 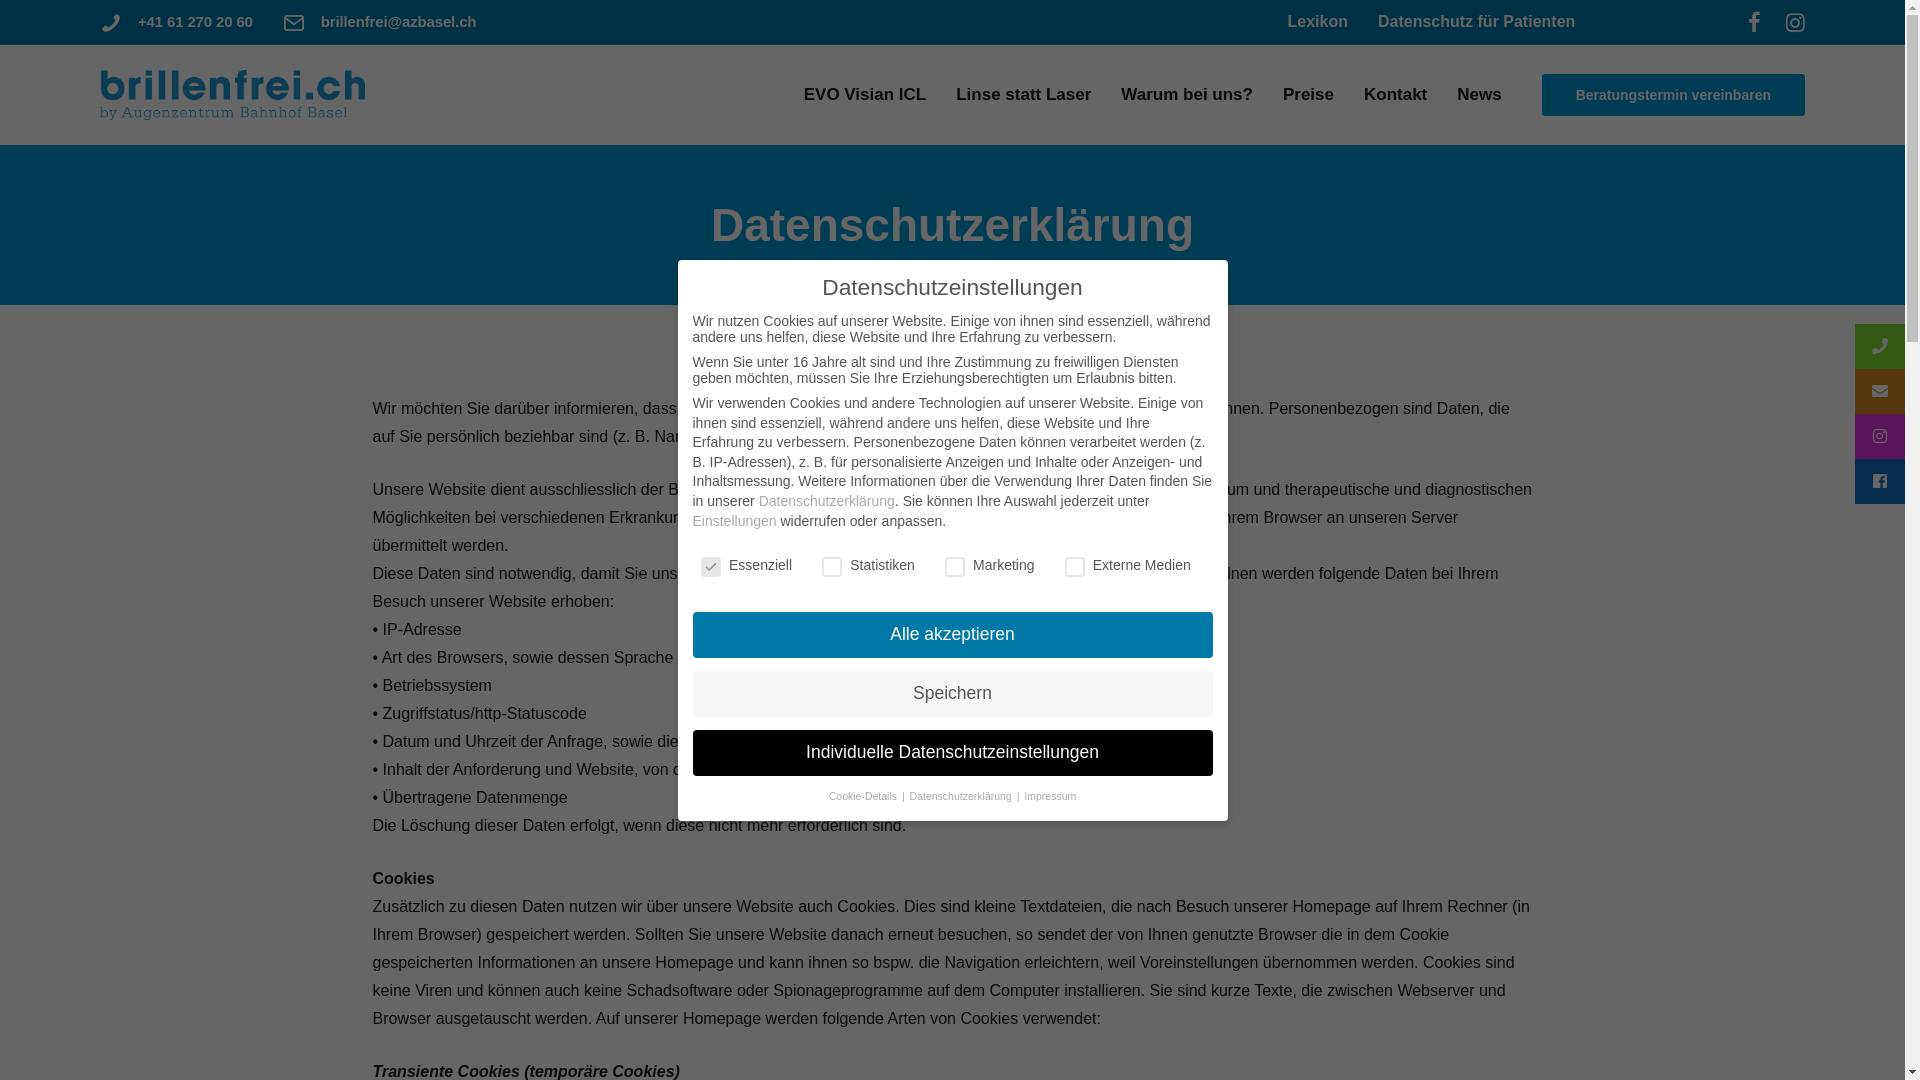 I want to click on 'Warum bei uns?', so click(x=1109, y=94).